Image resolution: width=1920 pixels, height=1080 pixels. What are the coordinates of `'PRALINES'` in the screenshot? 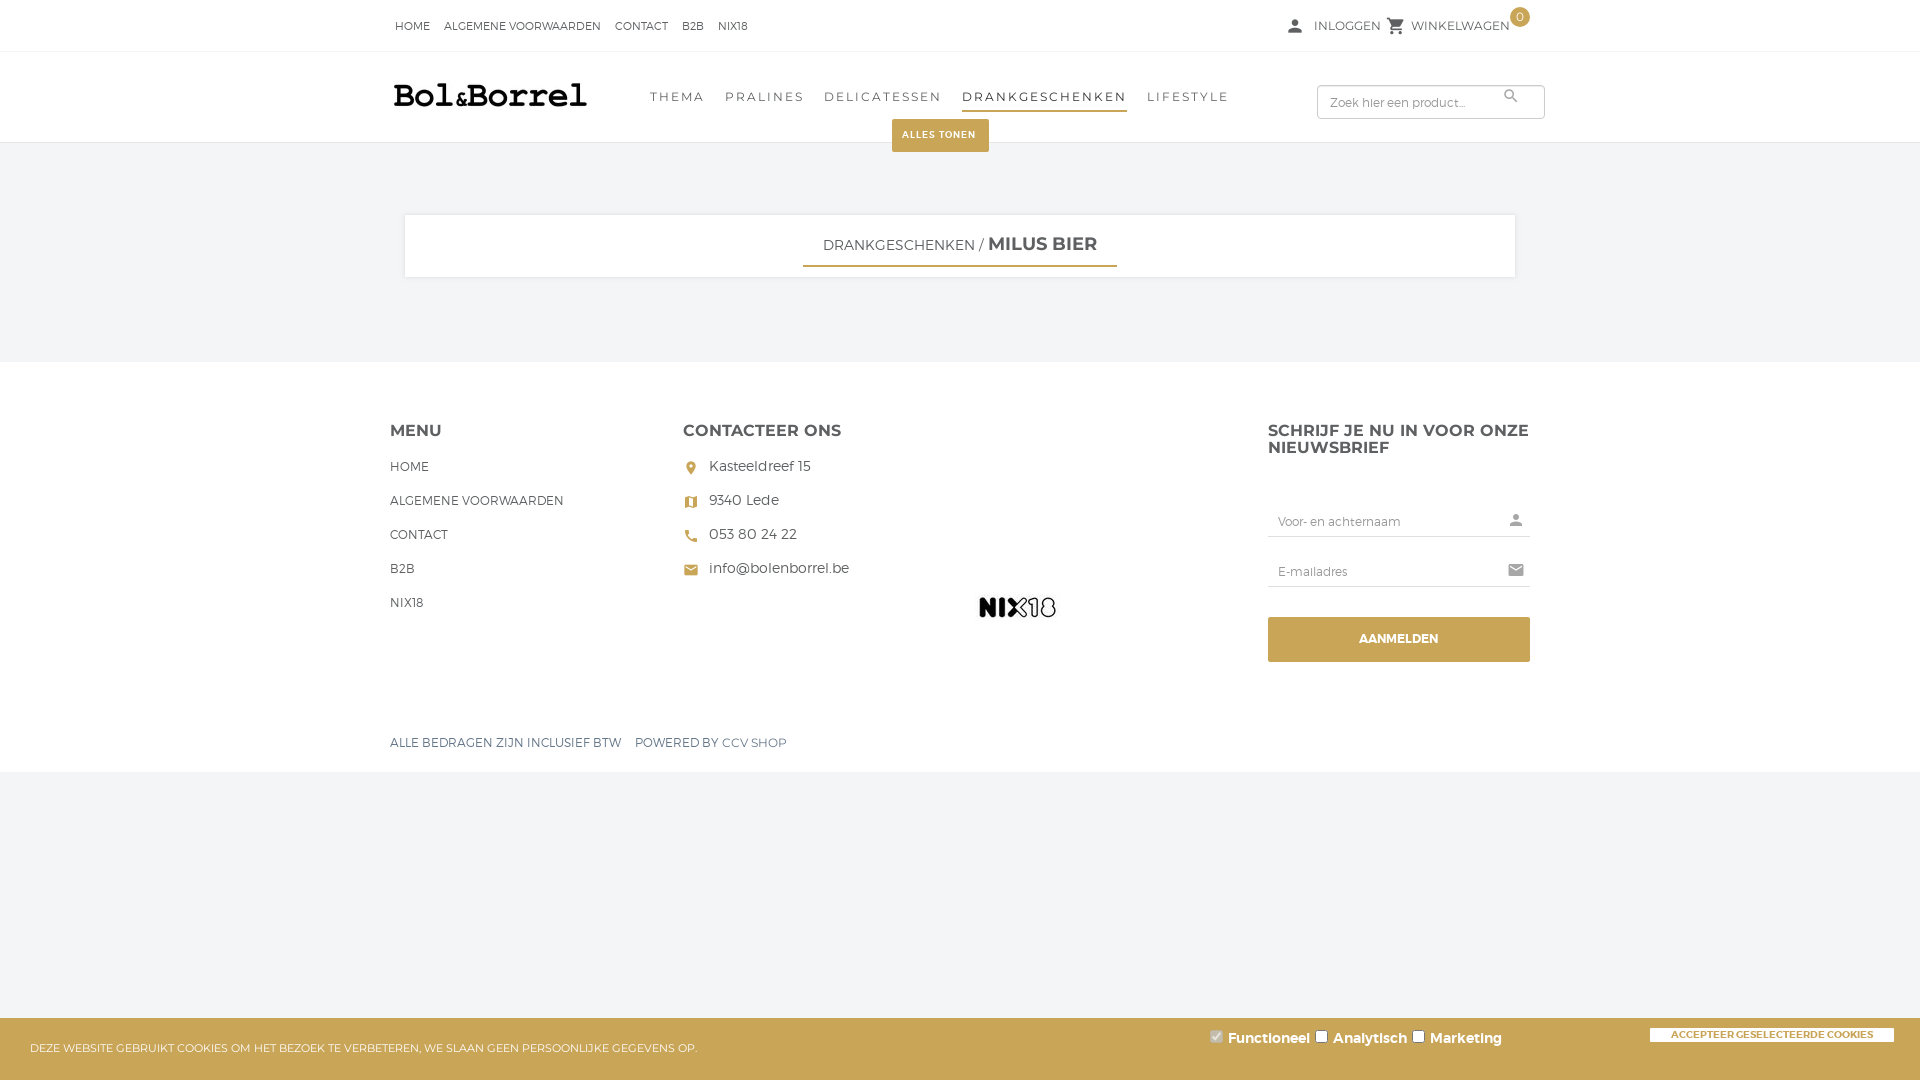 It's located at (723, 99).